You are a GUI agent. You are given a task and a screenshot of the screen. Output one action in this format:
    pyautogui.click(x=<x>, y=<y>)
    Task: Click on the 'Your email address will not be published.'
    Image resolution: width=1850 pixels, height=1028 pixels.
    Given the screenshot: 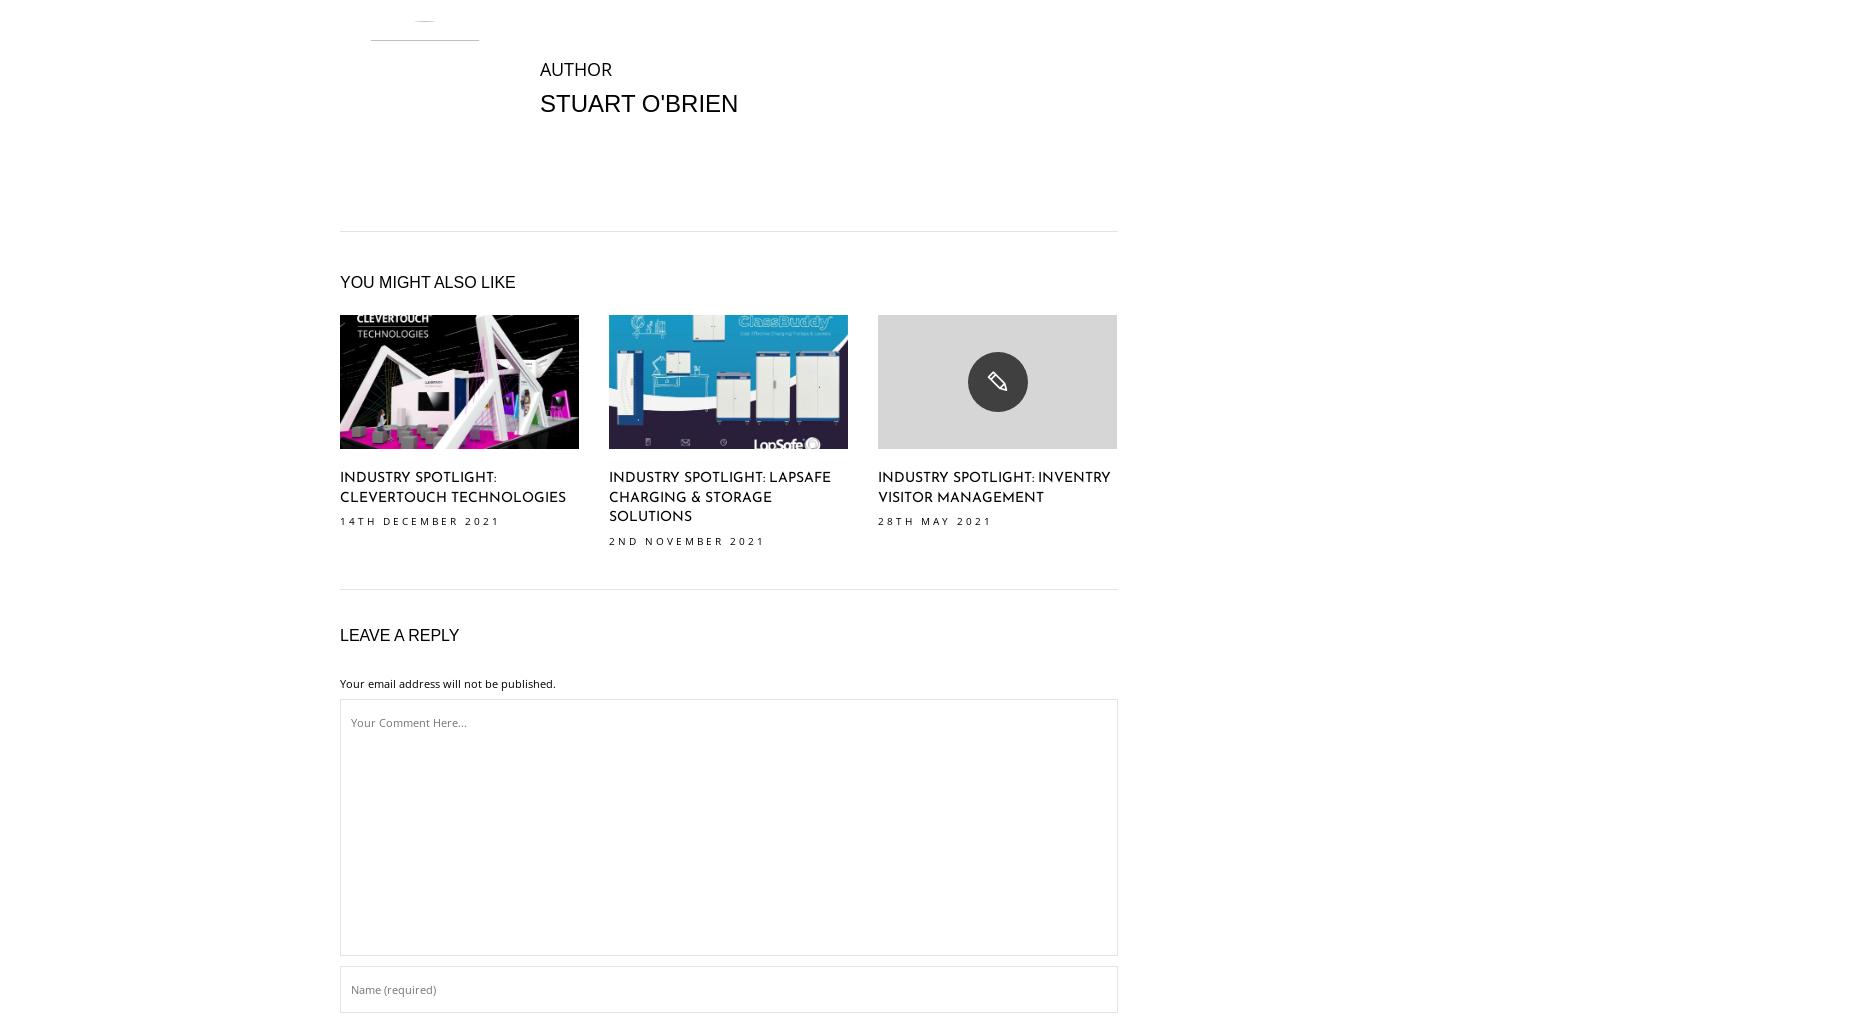 What is the action you would take?
    pyautogui.click(x=339, y=683)
    